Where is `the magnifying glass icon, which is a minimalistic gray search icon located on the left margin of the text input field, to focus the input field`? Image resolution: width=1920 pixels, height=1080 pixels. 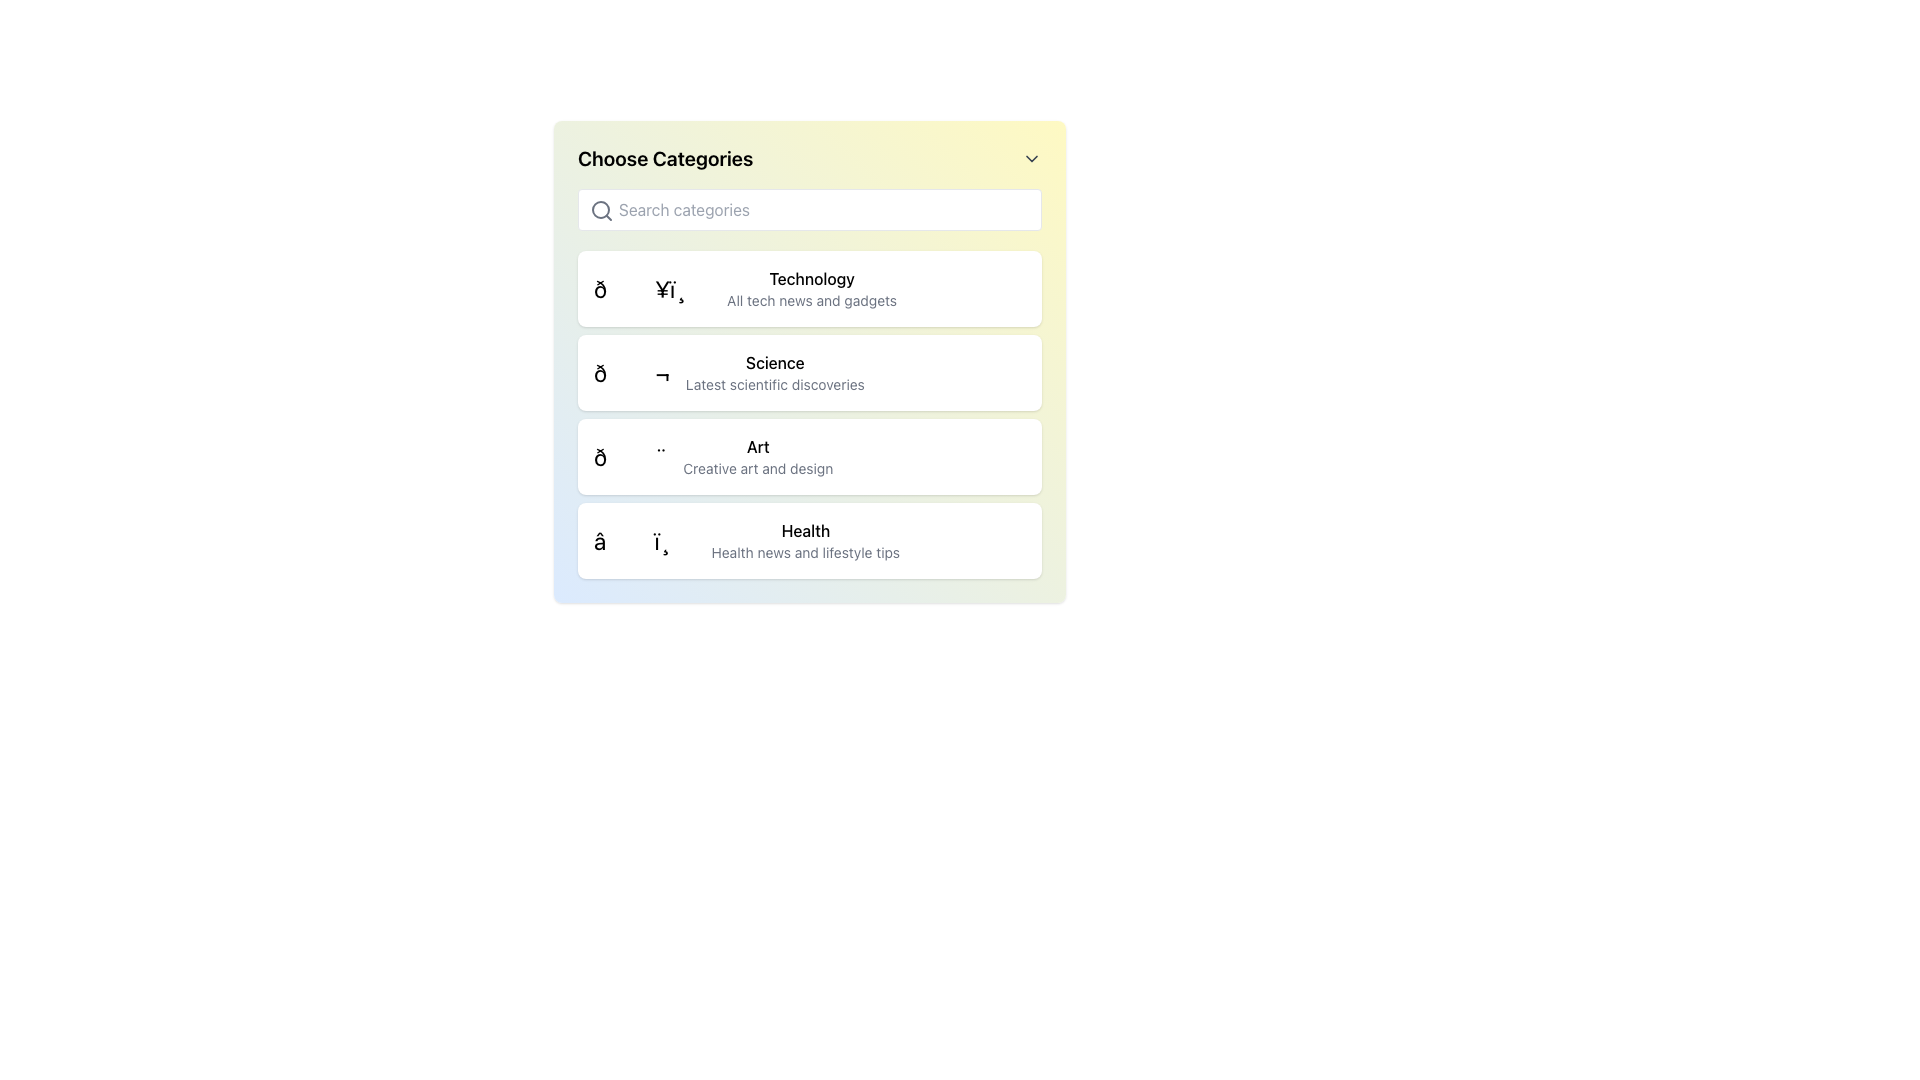
the magnifying glass icon, which is a minimalistic gray search icon located on the left margin of the text input field, to focus the input field is located at coordinates (600, 211).